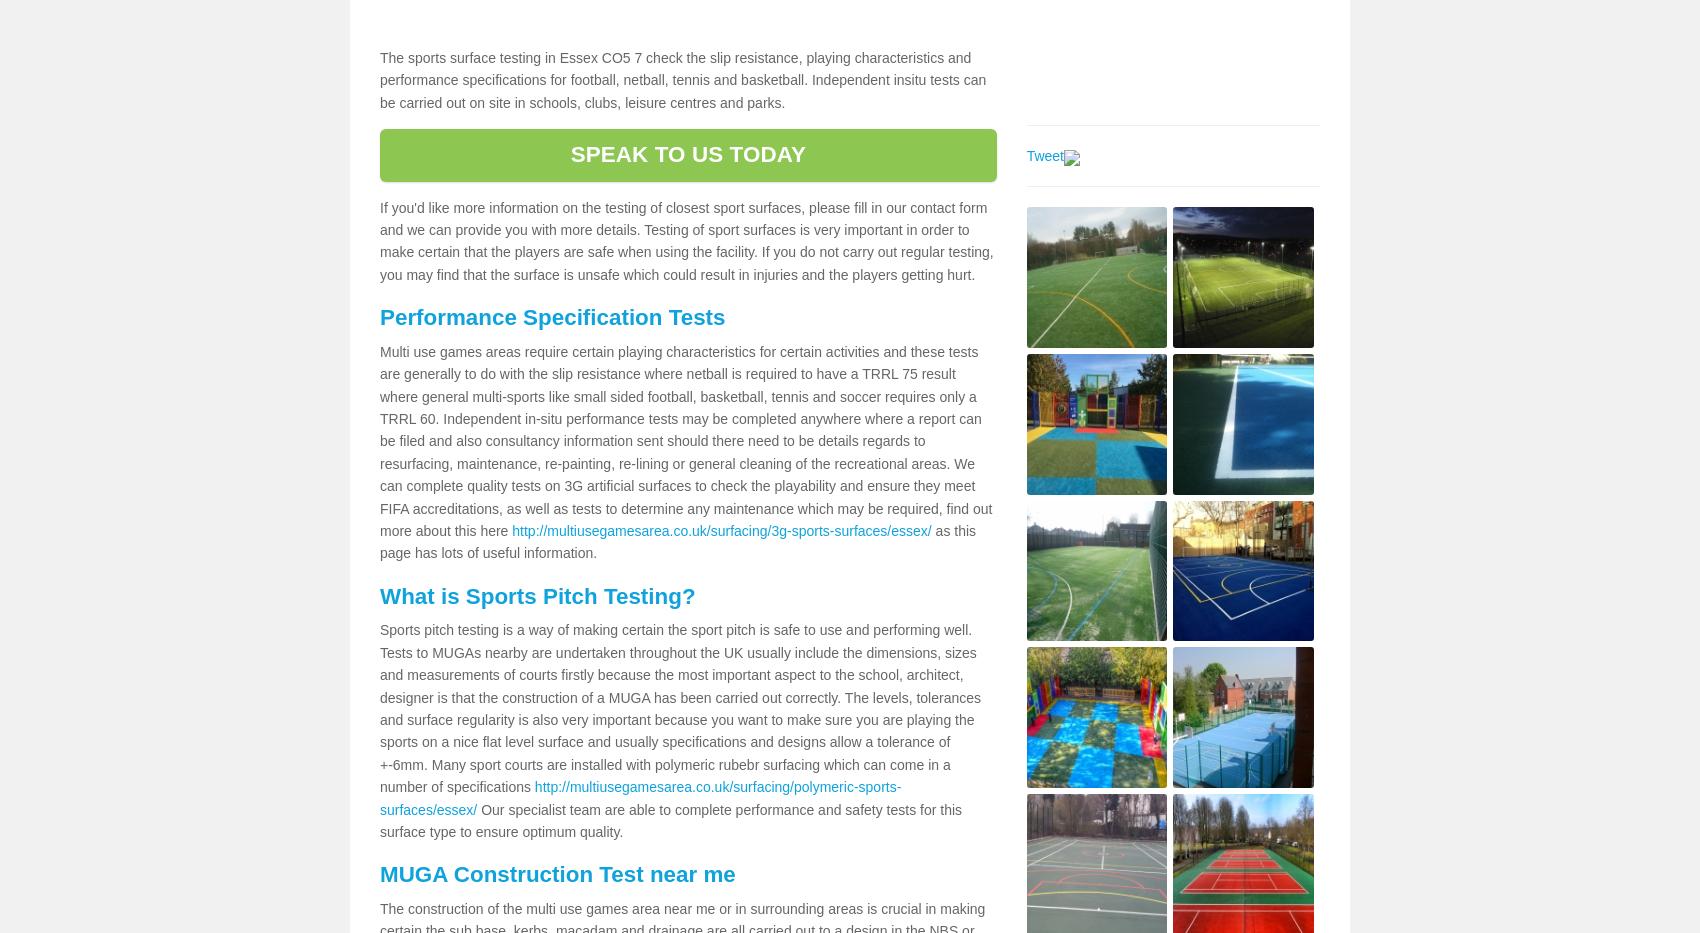 Image resolution: width=1700 pixels, height=933 pixels. Describe the element at coordinates (683, 79) in the screenshot. I see `'The sports surface testing in Essex CO5 7 check the slip resistance, playing characteristics and performance specifications for football, netball, tennis and basketball. Independent insitu tests can be carried out on site in schools, clubs, leisure centres and parks.'` at that location.